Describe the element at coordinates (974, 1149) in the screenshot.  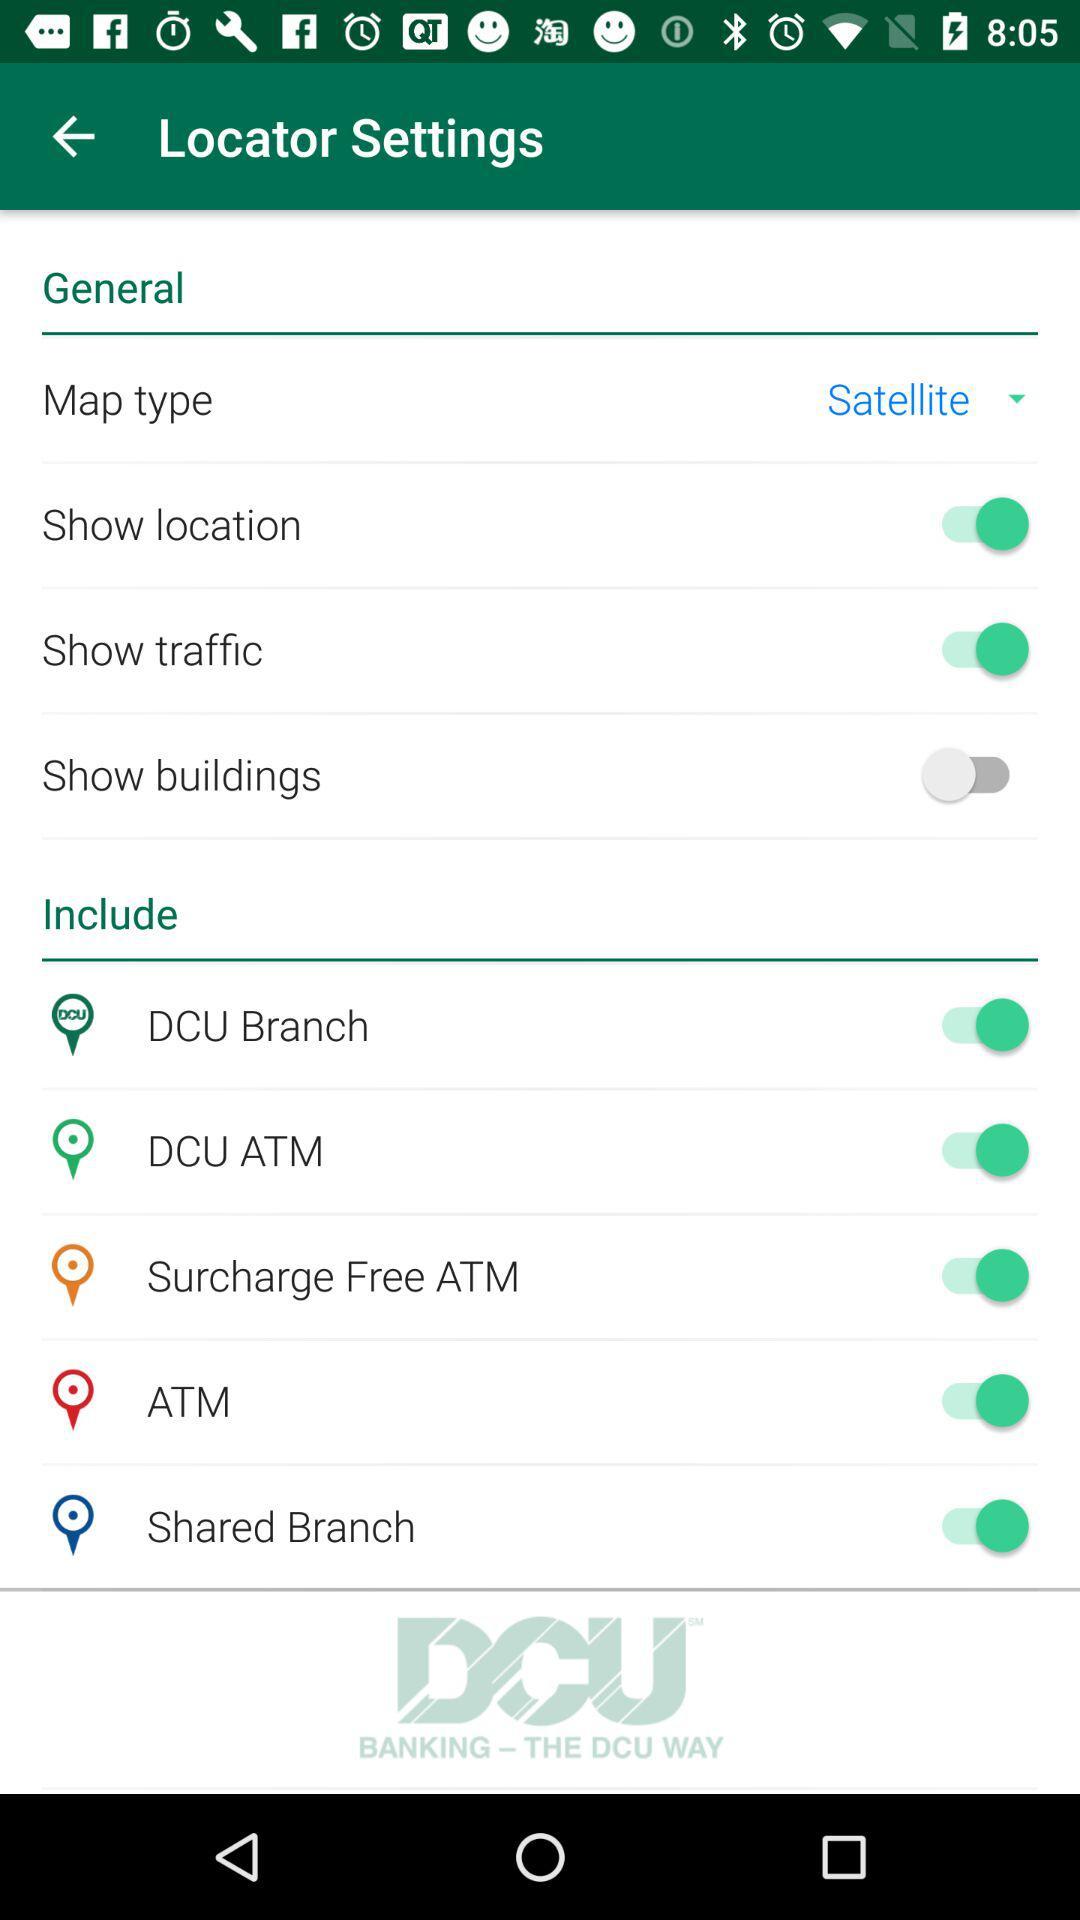
I see `turn on dcu atm` at that location.